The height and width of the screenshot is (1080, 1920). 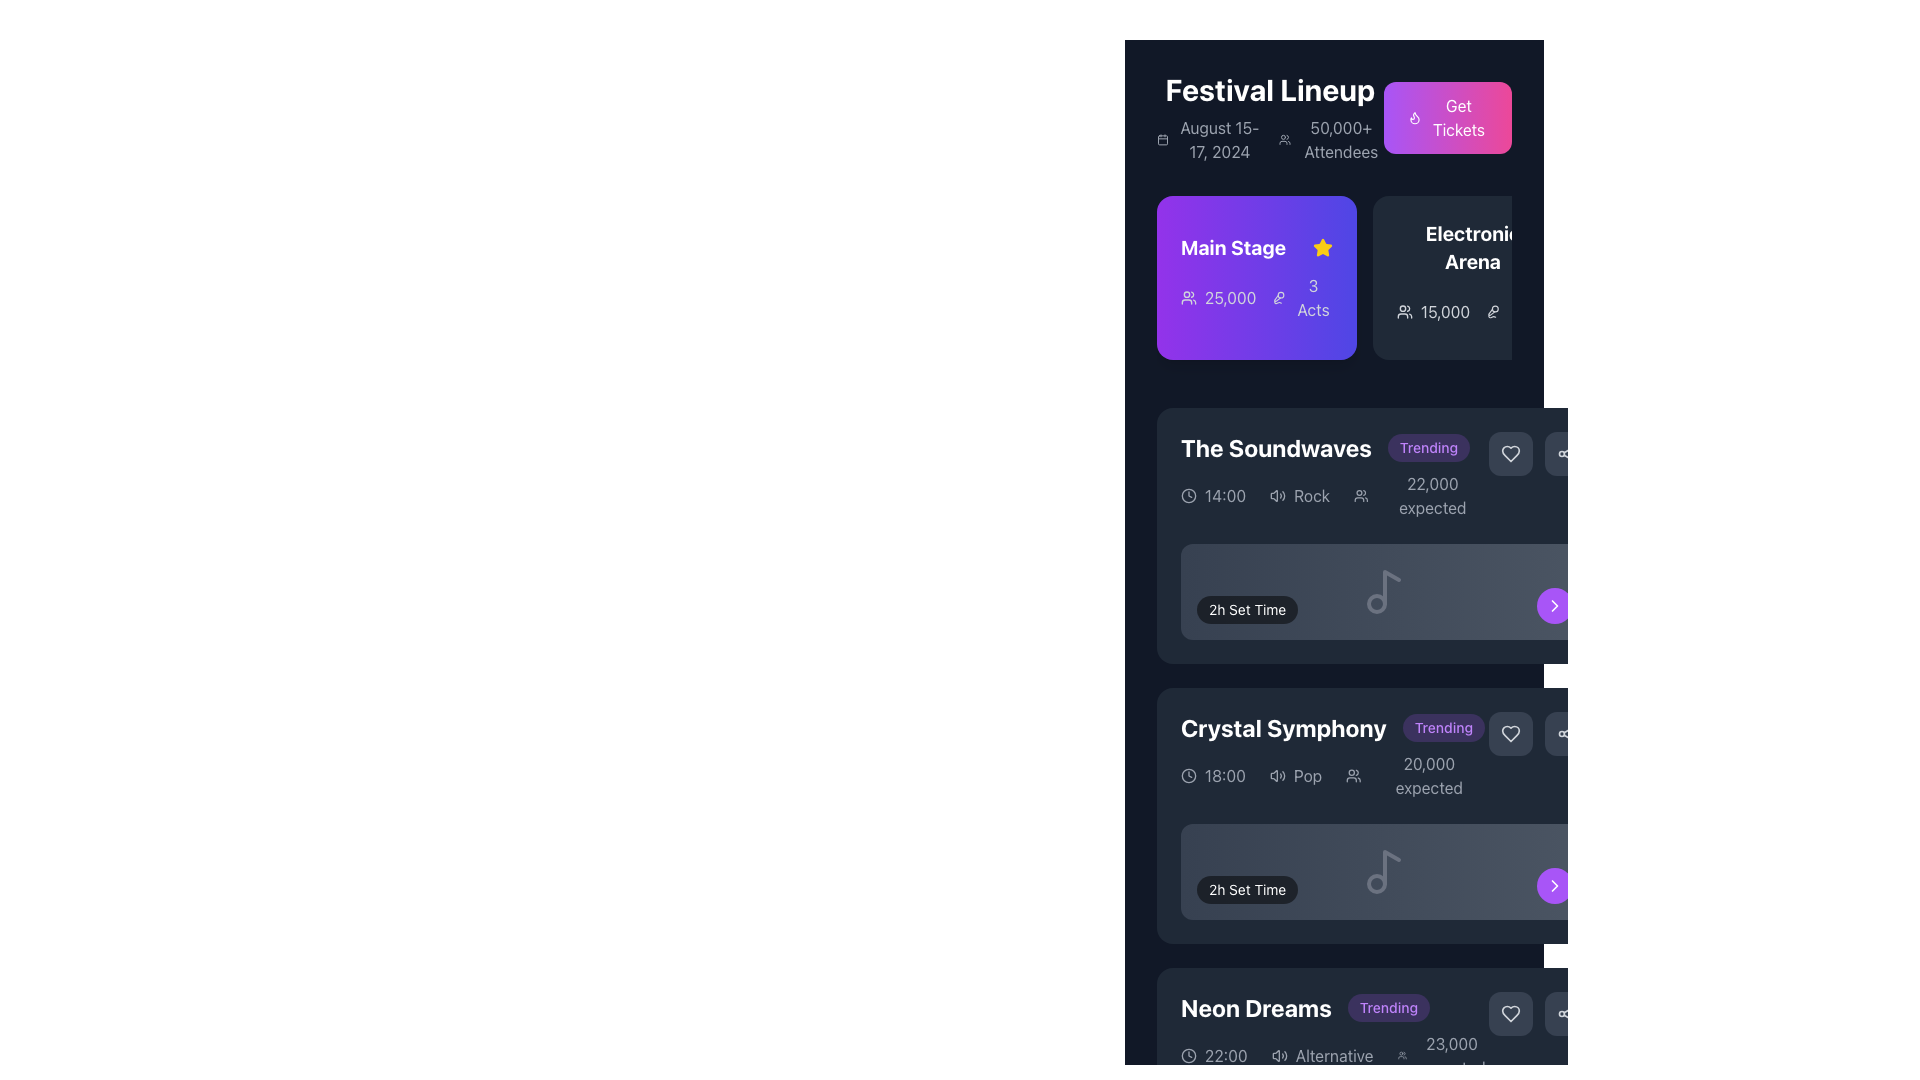 What do you see at coordinates (1322, 1055) in the screenshot?
I see `the text label with an accompanying icon that specifies the genre or category of the event, located after '22:00' and before '23,000 expected'` at bounding box center [1322, 1055].